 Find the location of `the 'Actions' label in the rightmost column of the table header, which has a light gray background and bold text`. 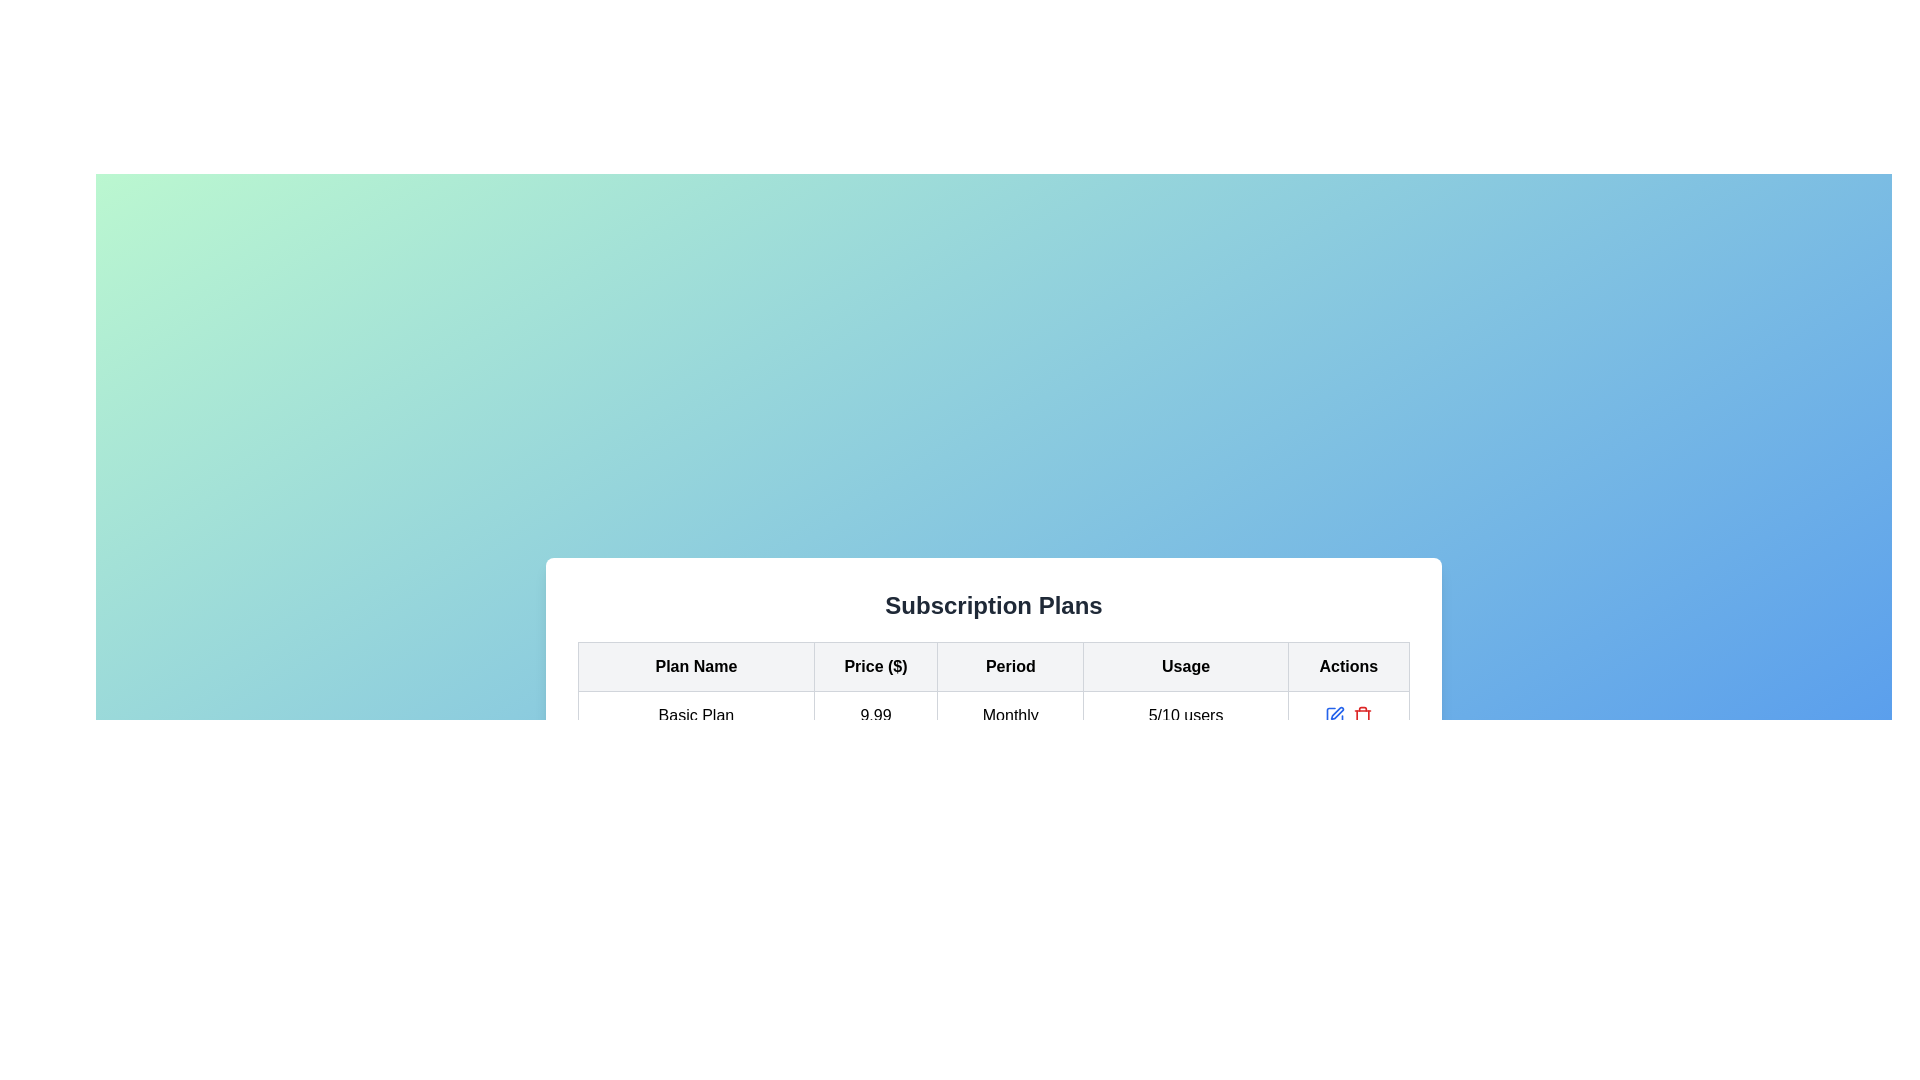

the 'Actions' label in the rightmost column of the table header, which has a light gray background and bold text is located at coordinates (1348, 666).